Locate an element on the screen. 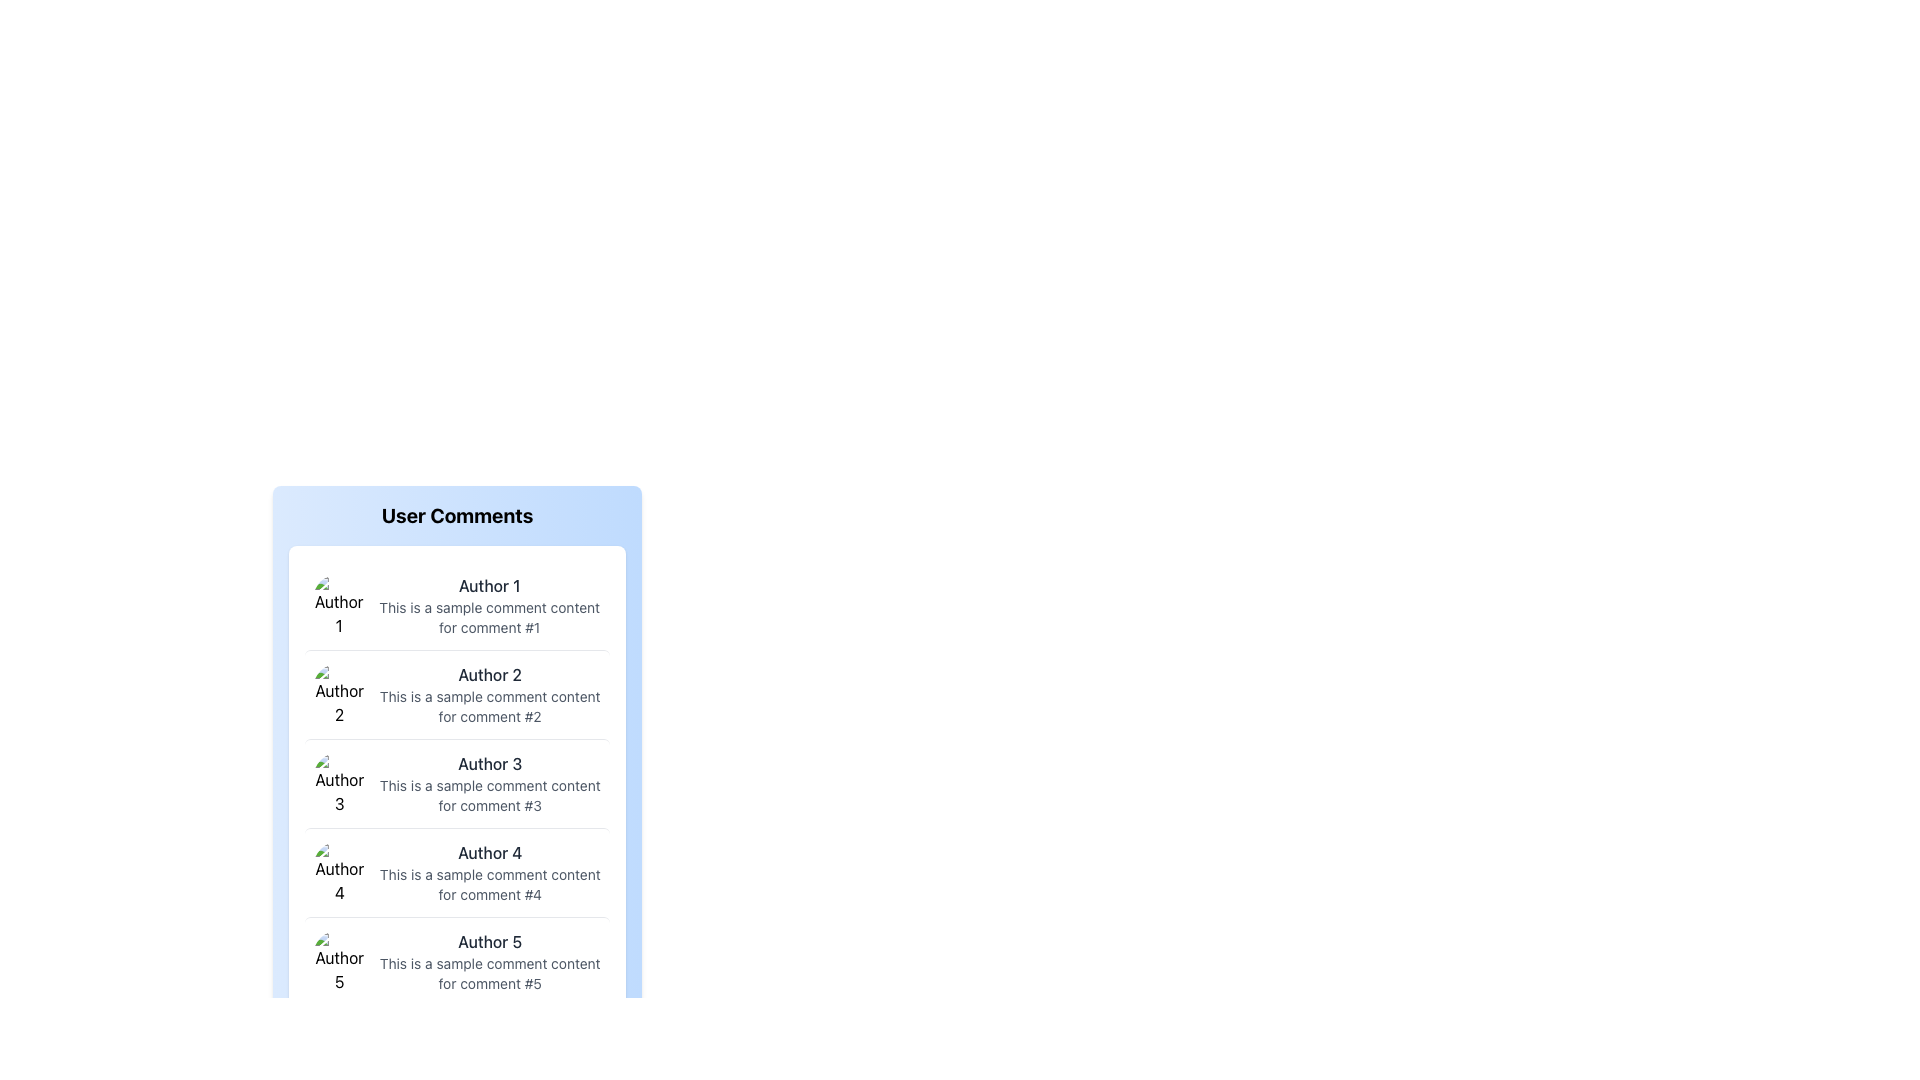 The image size is (1920, 1080). username 'Author 4' and the comment content 'This is a sample comment content for comment #4' from the text display component located in the center panel beneath 'Author 3' is located at coordinates (490, 871).